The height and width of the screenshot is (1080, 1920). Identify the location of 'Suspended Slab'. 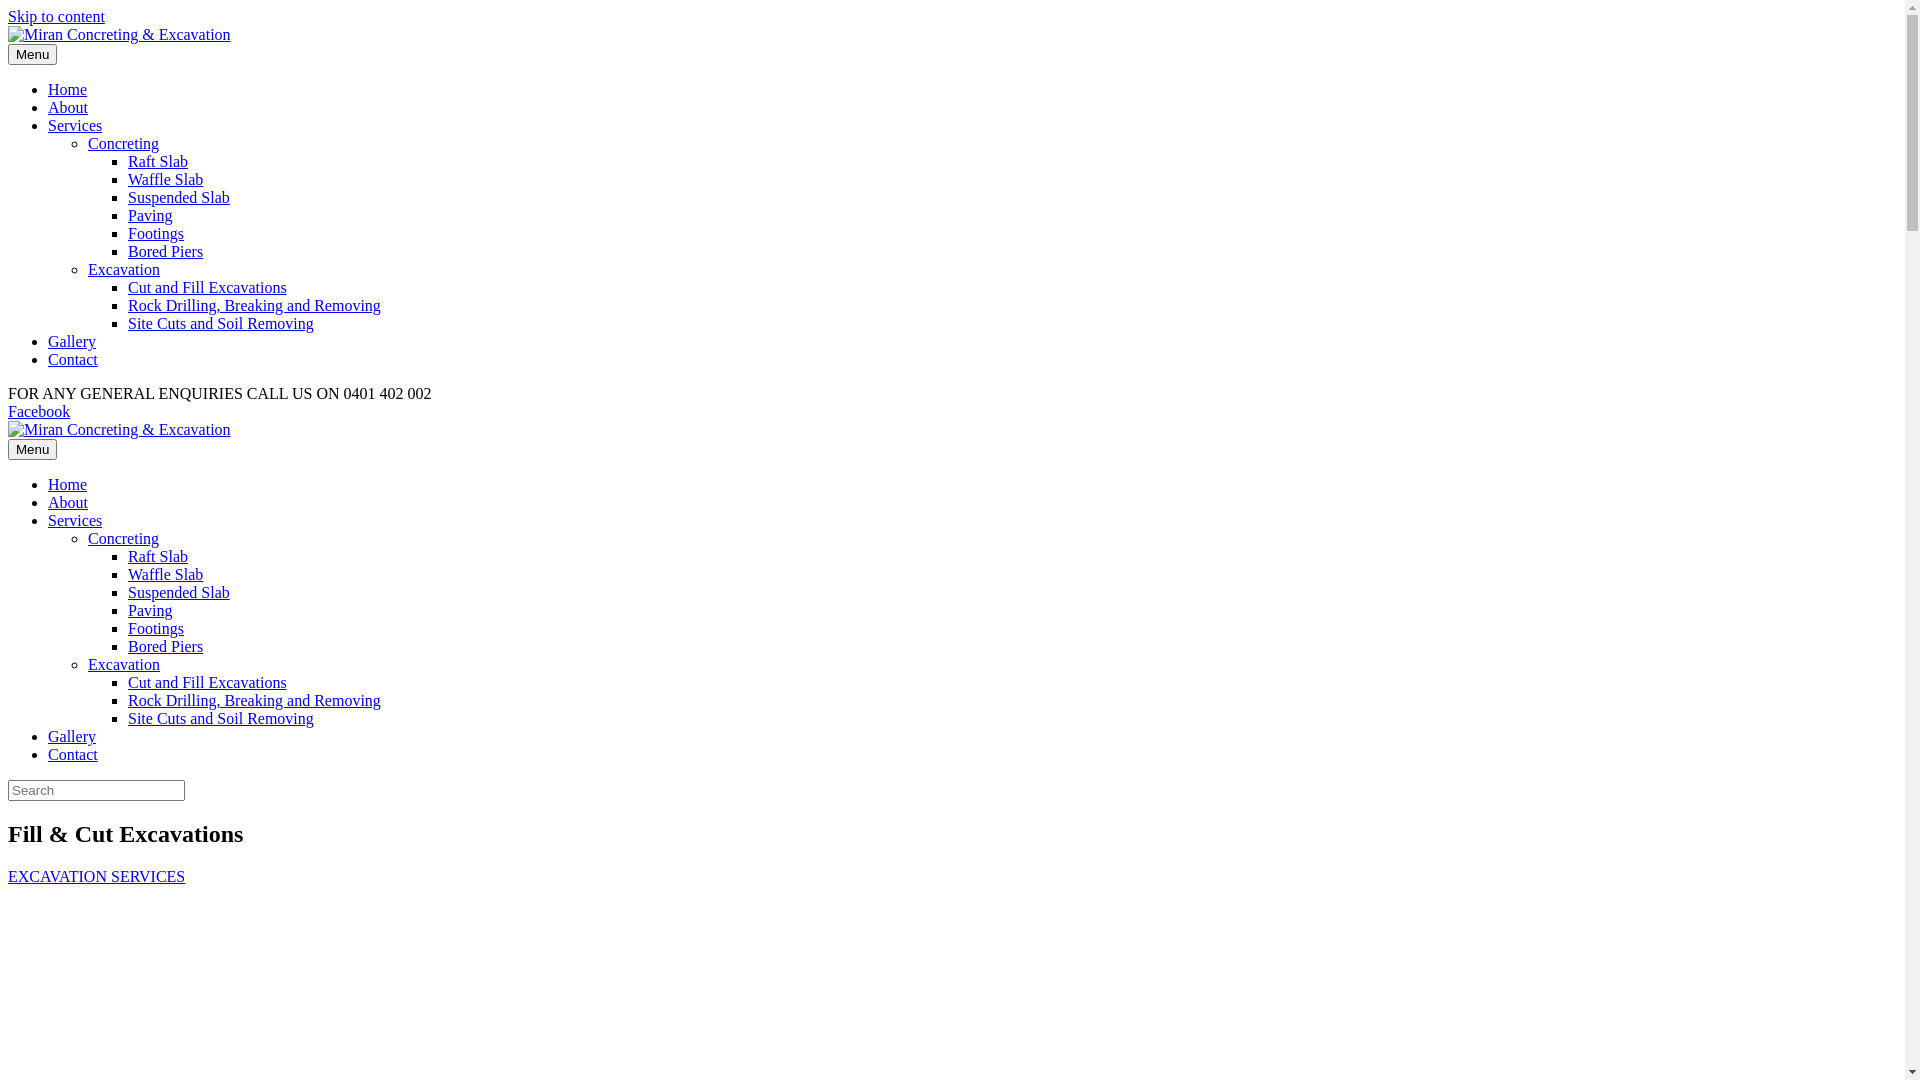
(178, 197).